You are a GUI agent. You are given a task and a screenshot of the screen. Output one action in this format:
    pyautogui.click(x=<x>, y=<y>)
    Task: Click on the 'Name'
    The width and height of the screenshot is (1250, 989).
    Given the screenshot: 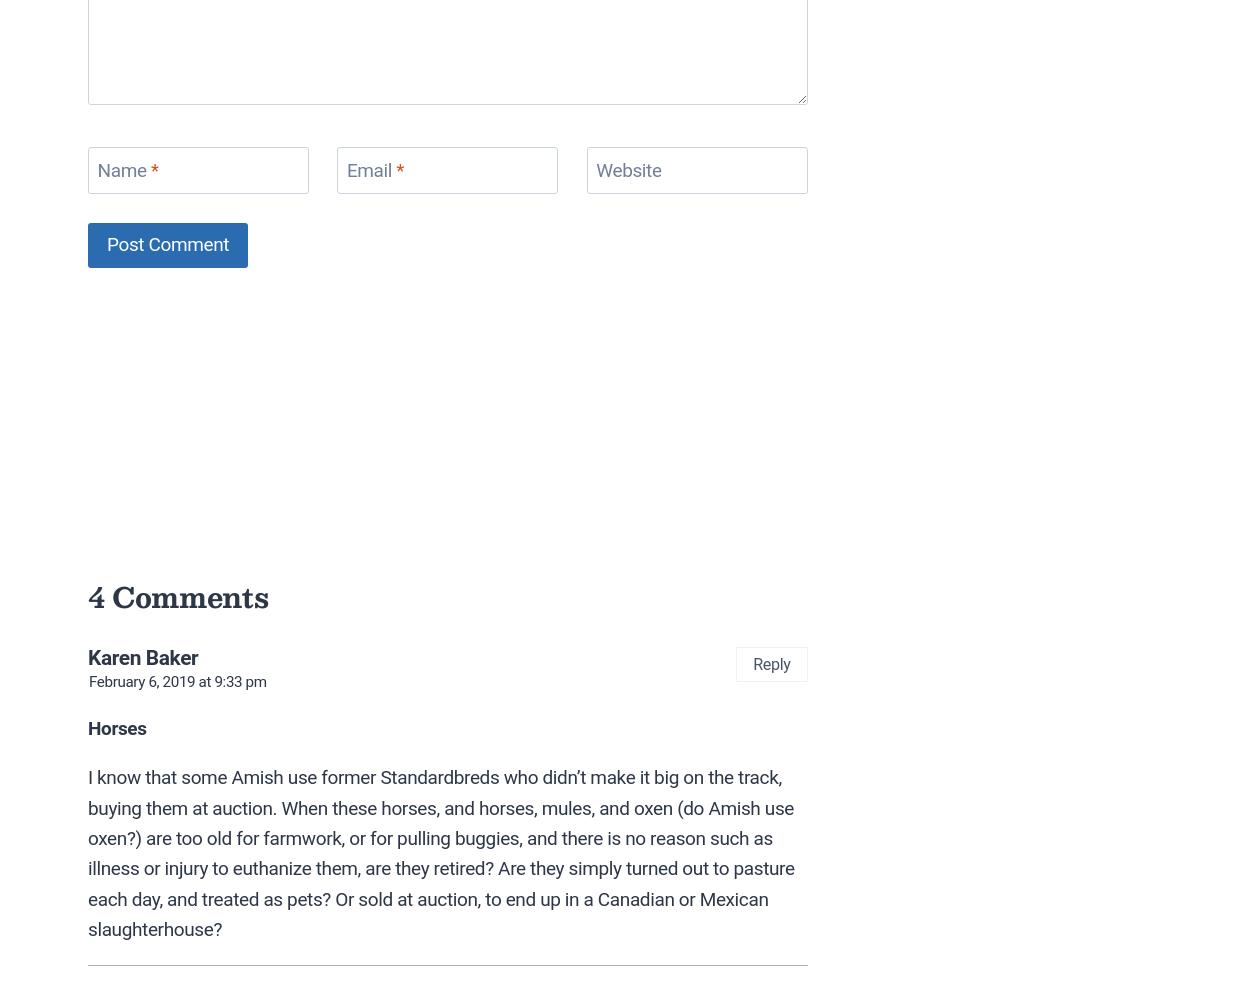 What is the action you would take?
    pyautogui.click(x=122, y=169)
    